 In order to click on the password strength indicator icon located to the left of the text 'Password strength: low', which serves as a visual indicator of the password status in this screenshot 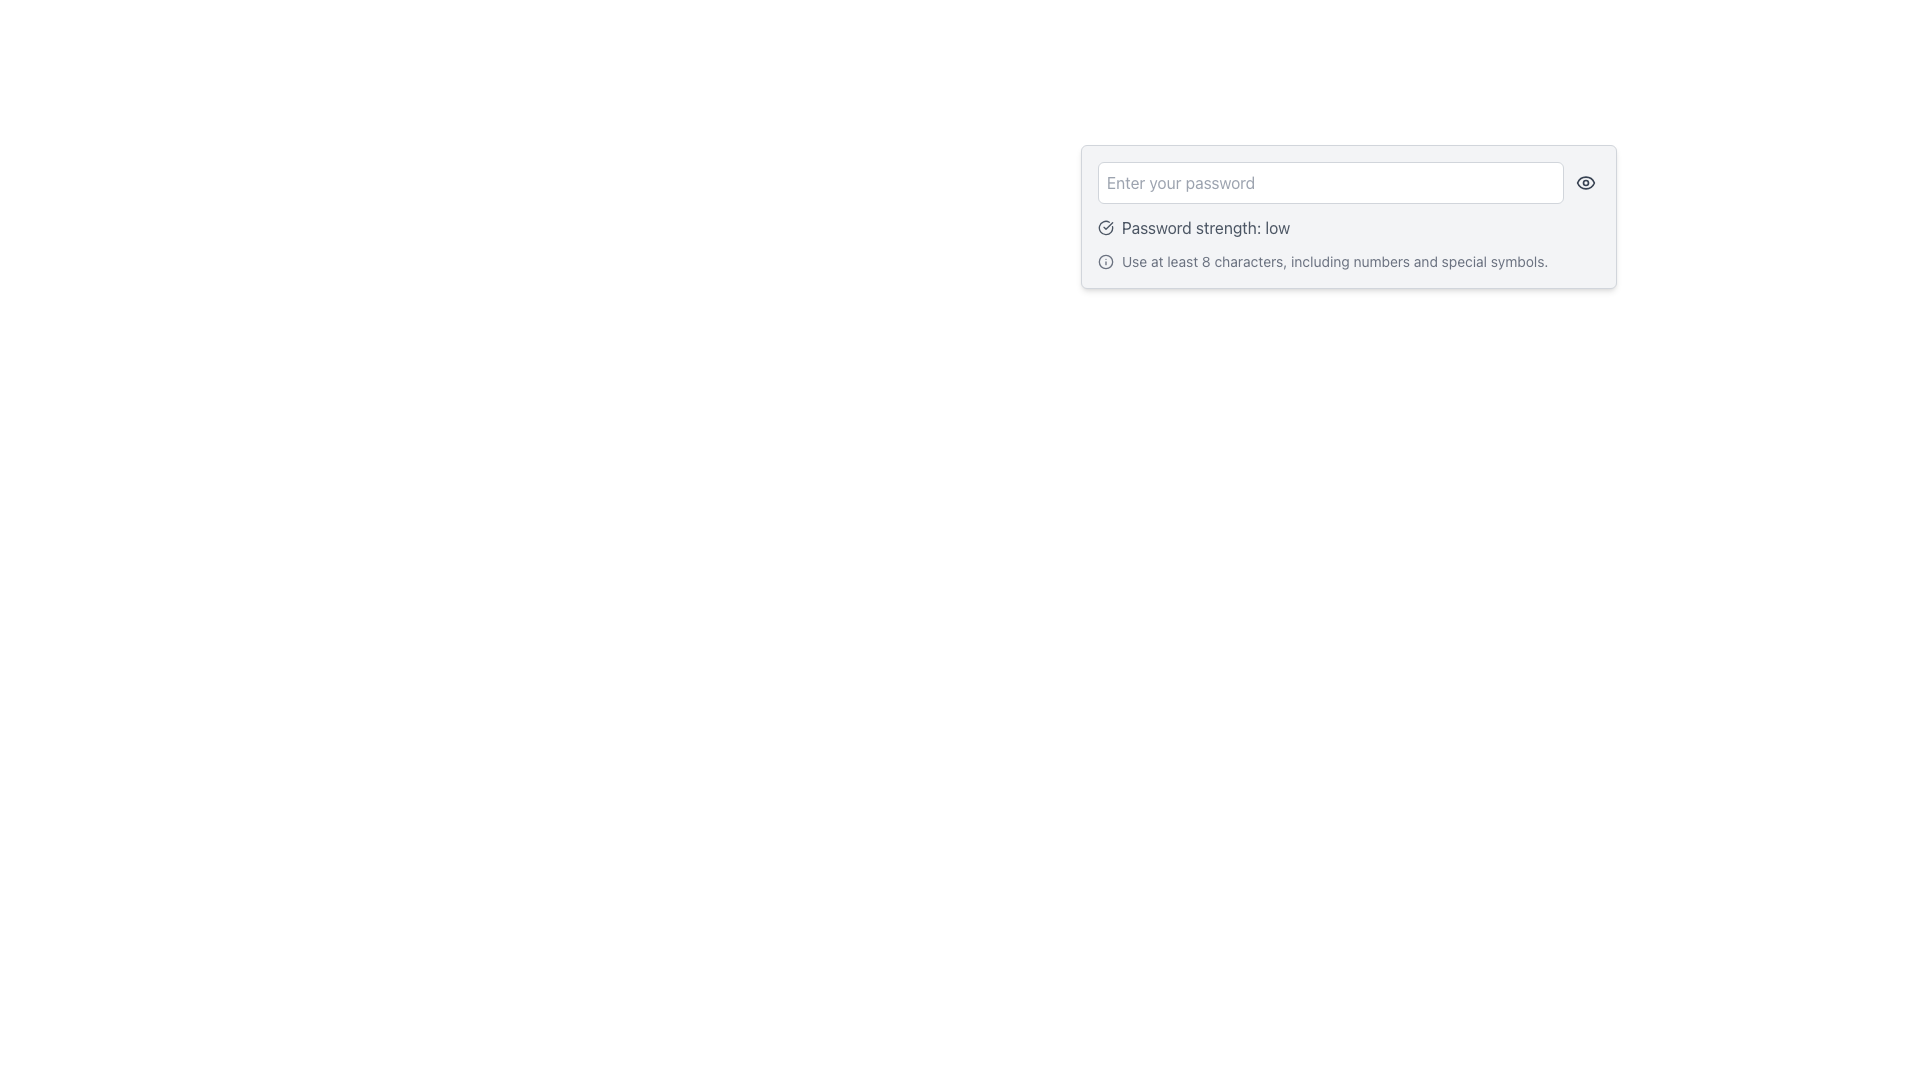, I will do `click(1104, 226)`.